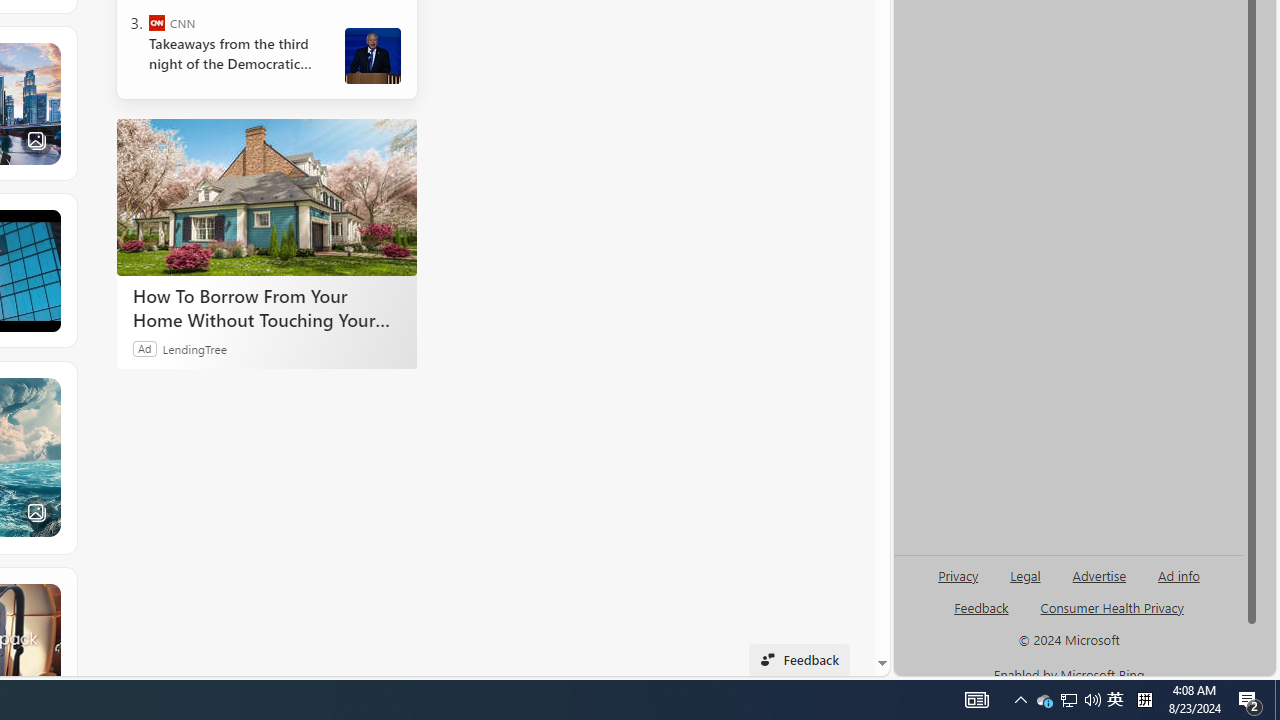 The image size is (1280, 720). What do you see at coordinates (981, 606) in the screenshot?
I see `'AutomationID: sb_feedback'` at bounding box center [981, 606].